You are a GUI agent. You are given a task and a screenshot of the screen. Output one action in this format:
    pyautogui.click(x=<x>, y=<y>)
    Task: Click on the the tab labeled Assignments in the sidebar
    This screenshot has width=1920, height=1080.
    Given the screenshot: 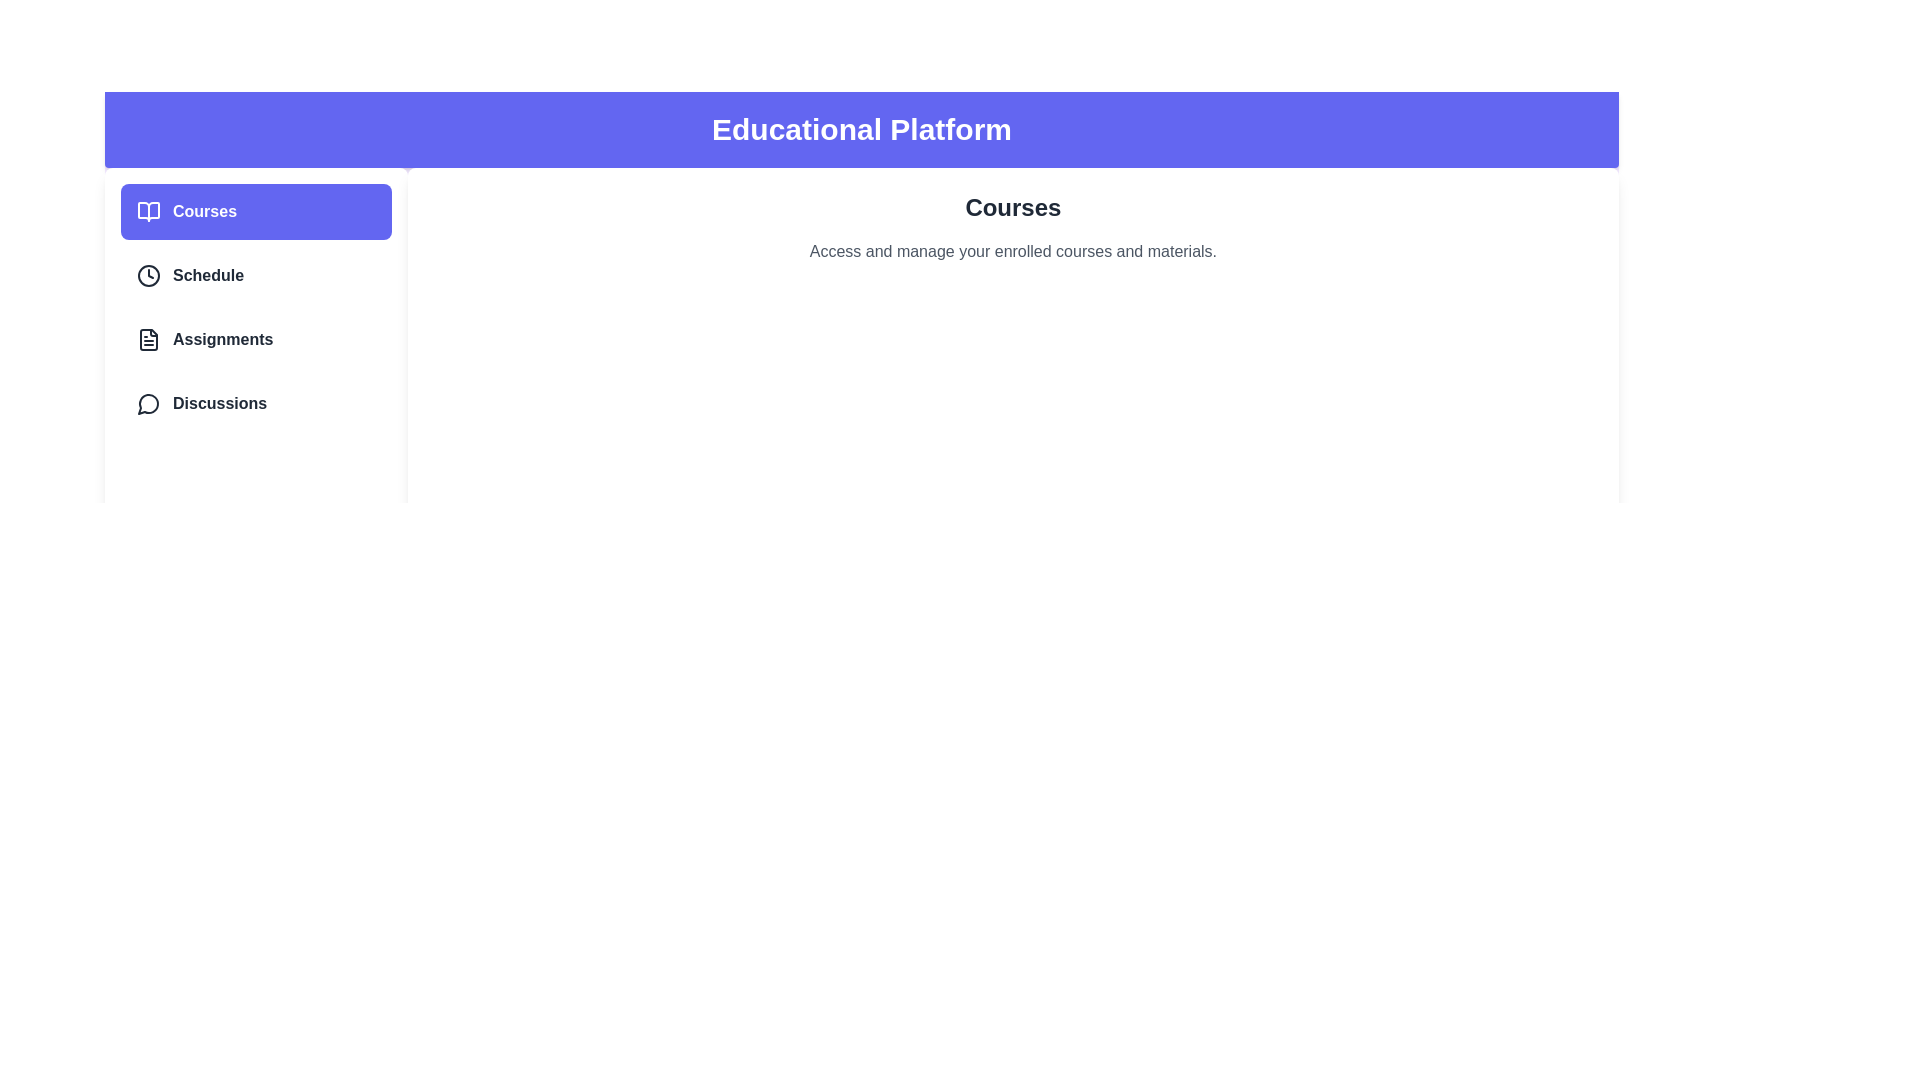 What is the action you would take?
    pyautogui.click(x=254, y=338)
    